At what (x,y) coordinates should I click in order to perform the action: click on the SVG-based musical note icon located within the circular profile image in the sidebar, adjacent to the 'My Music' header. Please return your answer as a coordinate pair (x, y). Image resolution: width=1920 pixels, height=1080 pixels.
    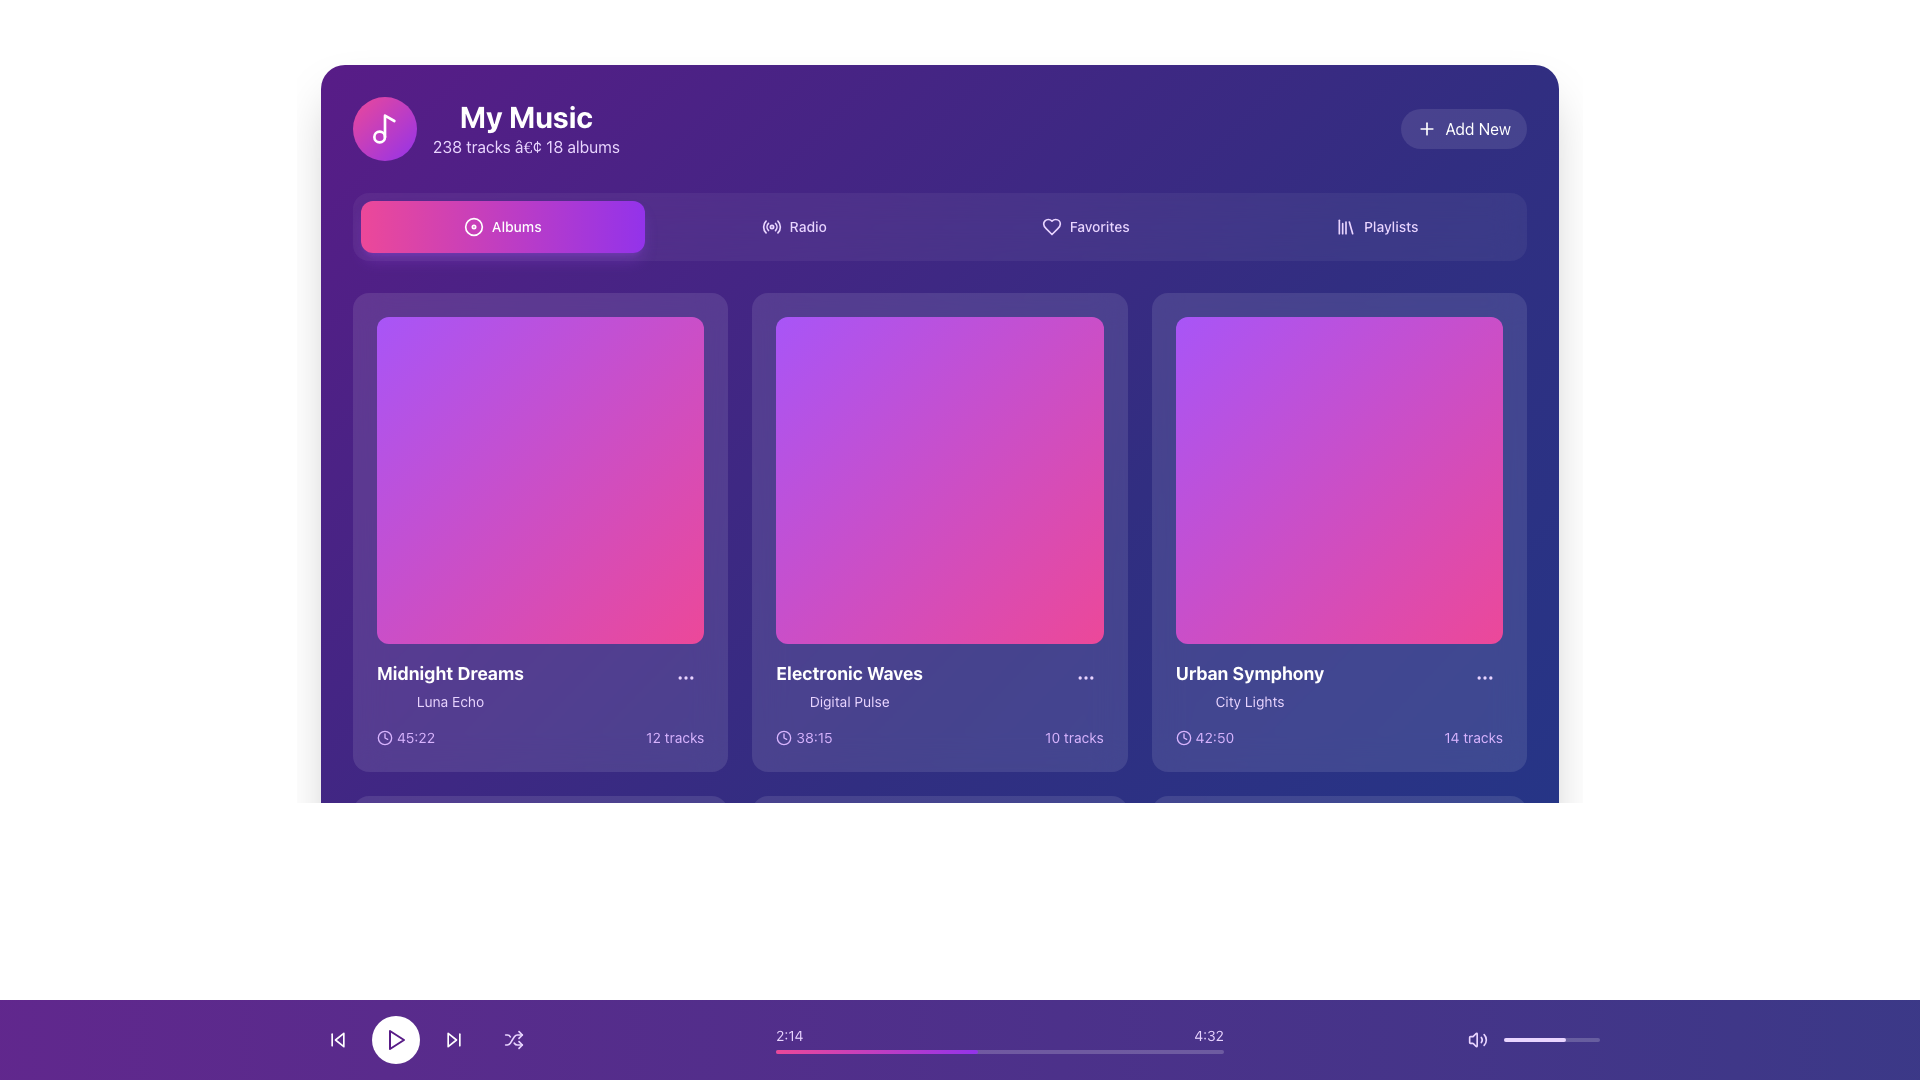
    Looking at the image, I should click on (389, 126).